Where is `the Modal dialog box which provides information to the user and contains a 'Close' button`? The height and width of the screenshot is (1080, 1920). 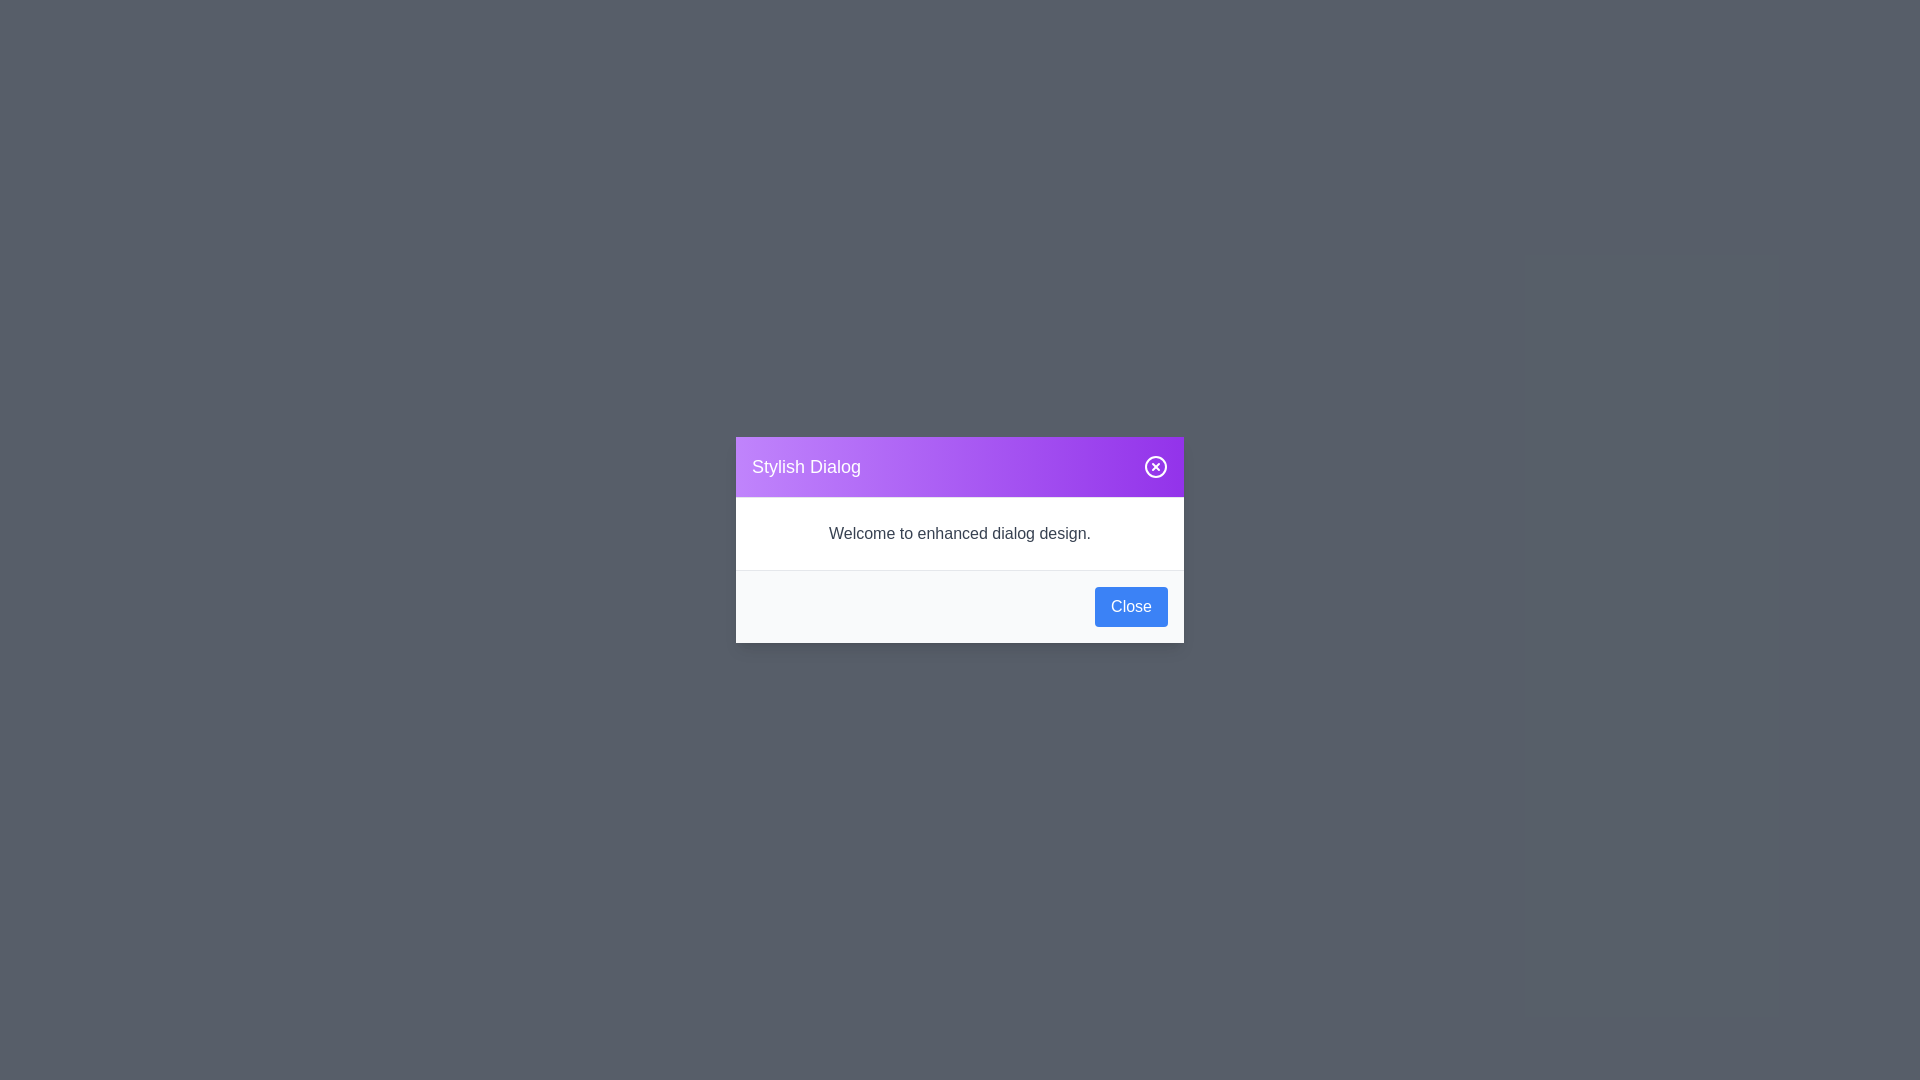 the Modal dialog box which provides information to the user and contains a 'Close' button is located at coordinates (960, 540).